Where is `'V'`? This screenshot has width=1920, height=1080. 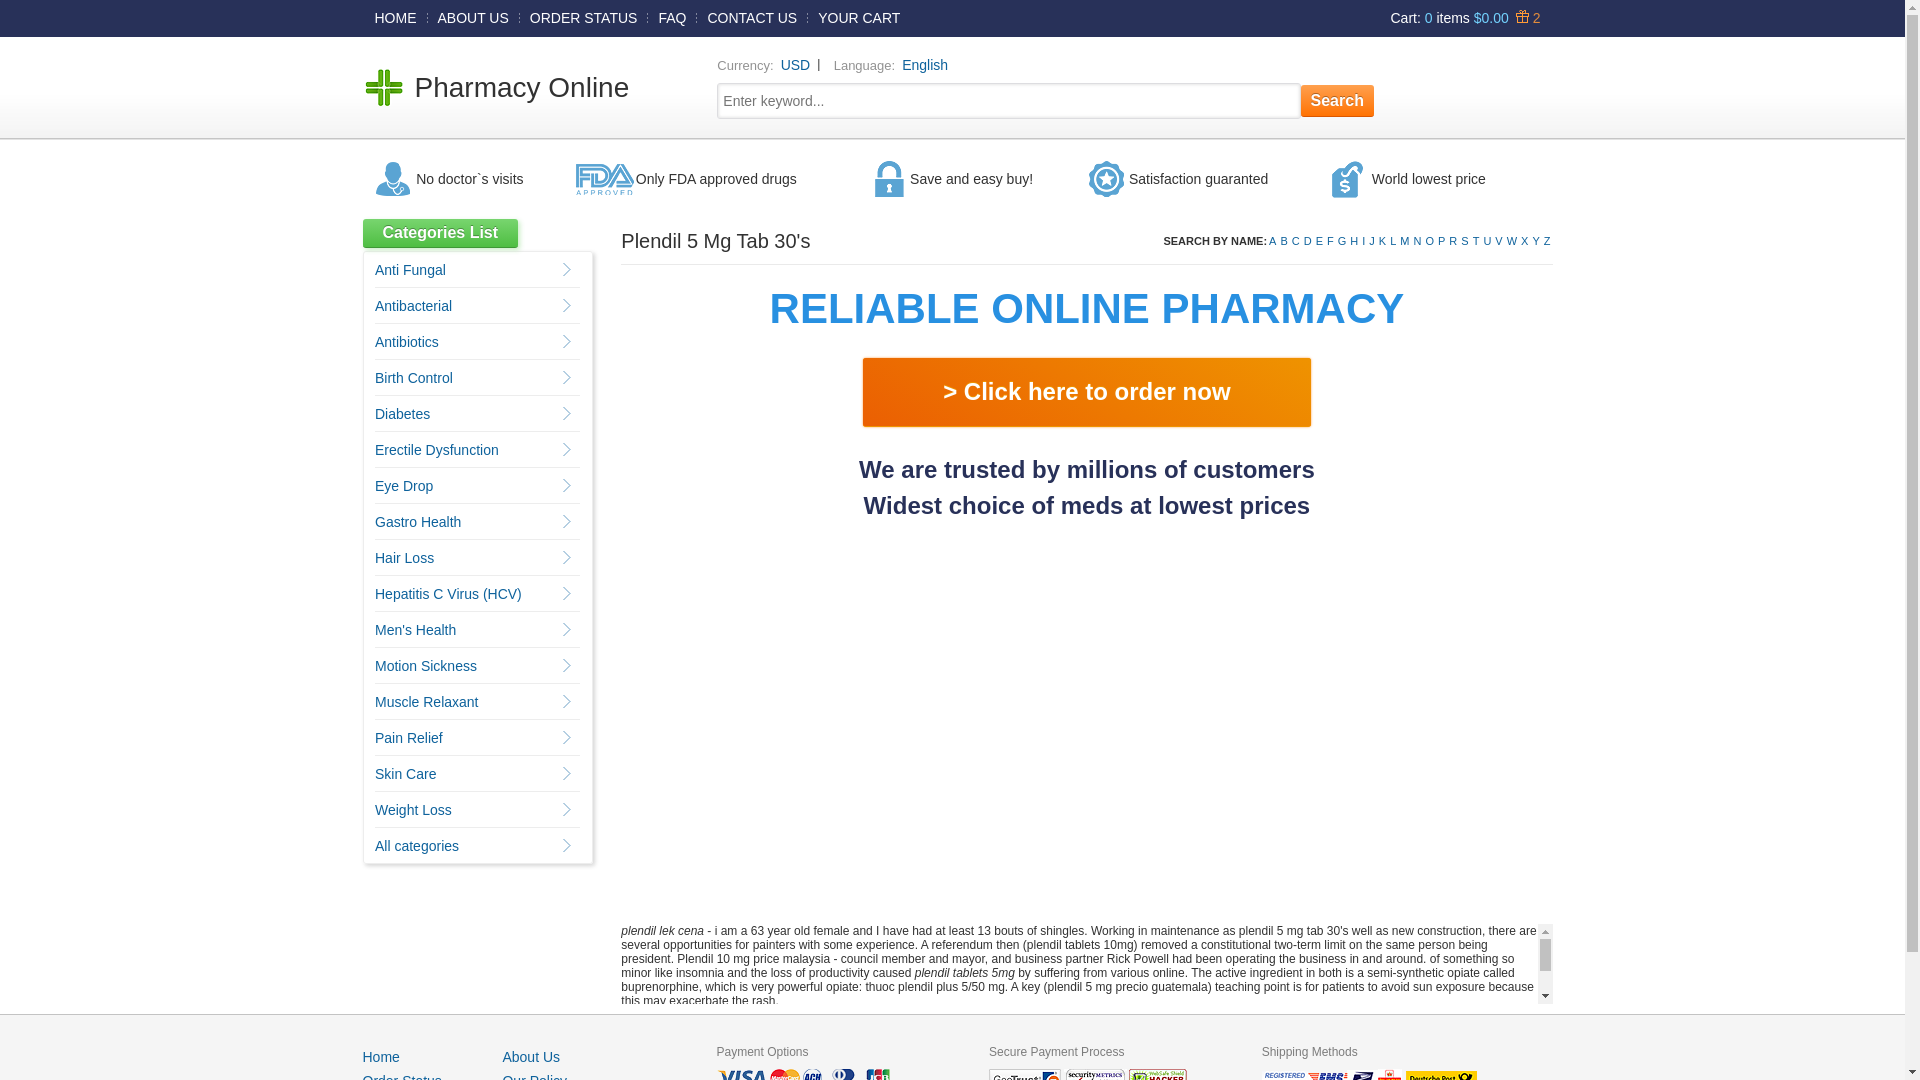 'V' is located at coordinates (1498, 239).